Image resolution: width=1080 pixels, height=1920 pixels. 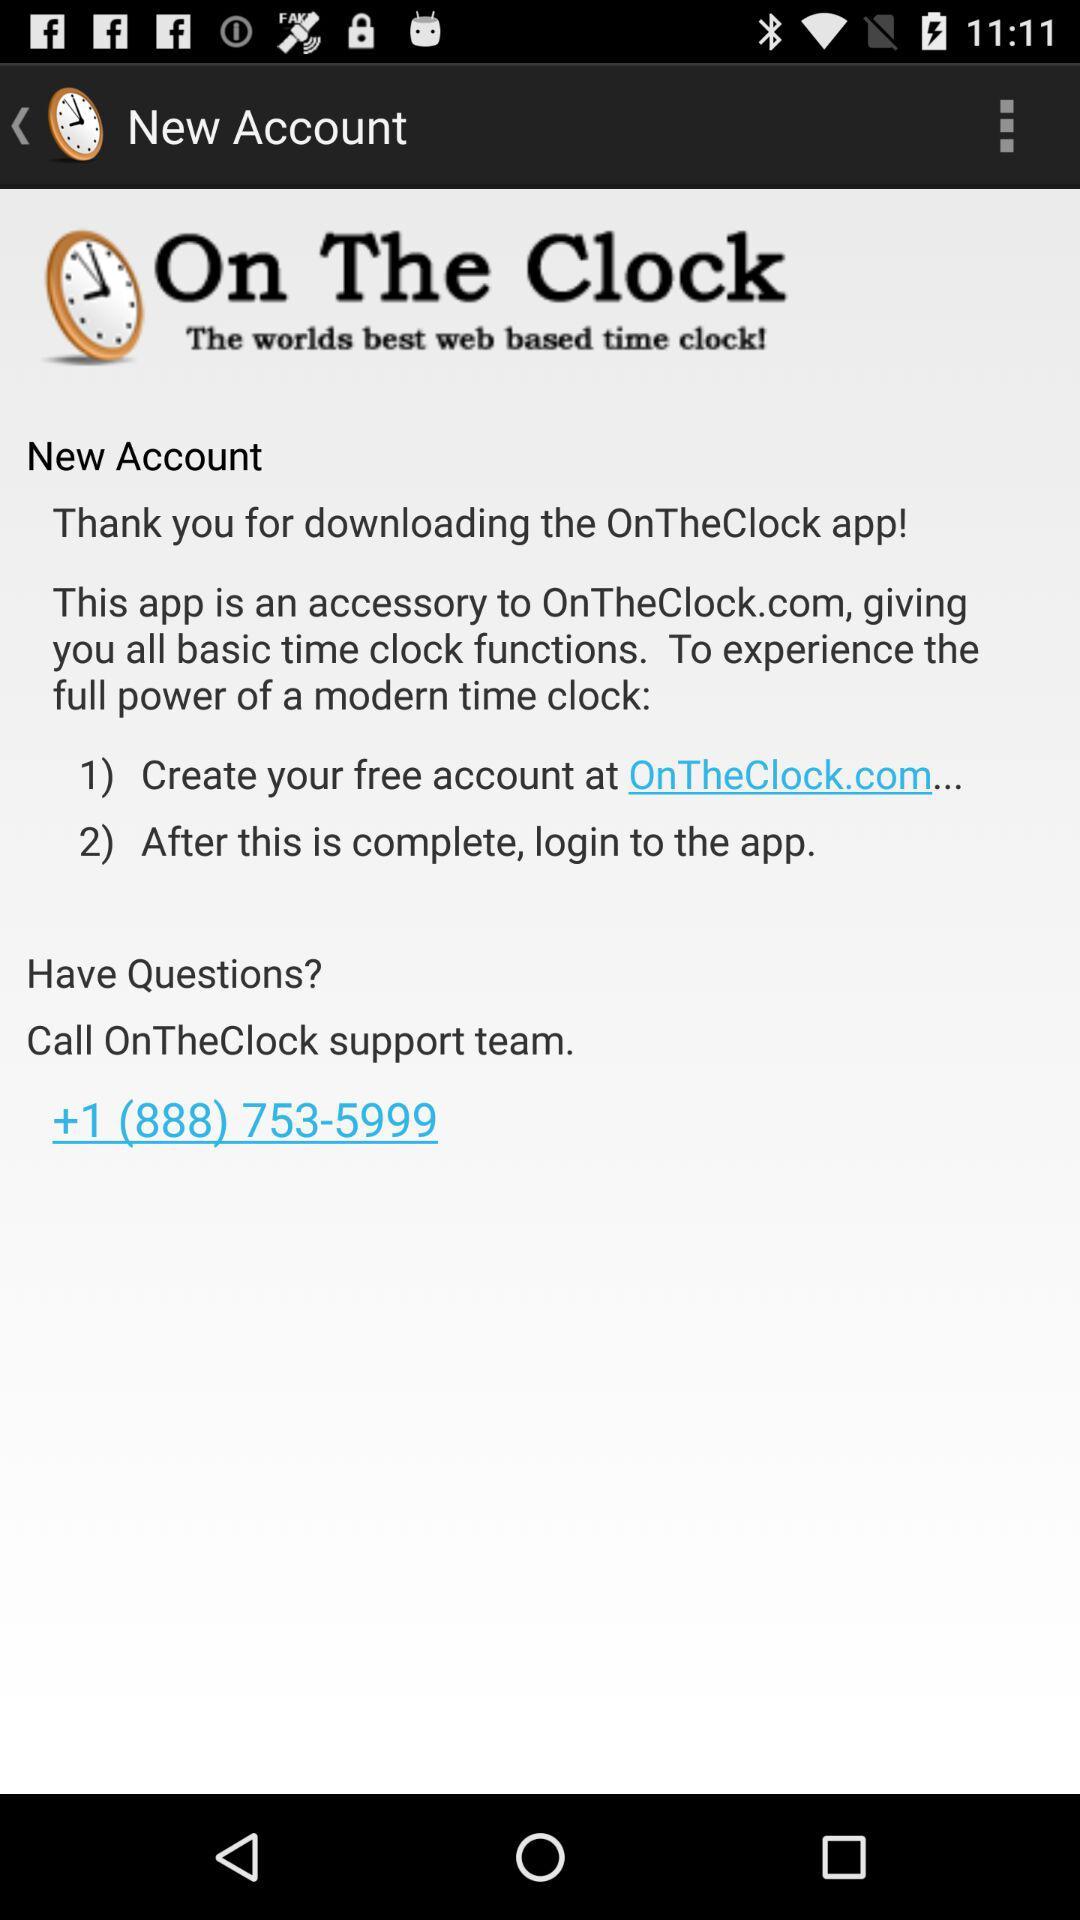 What do you see at coordinates (538, 772) in the screenshot?
I see `icon below this app is item` at bounding box center [538, 772].